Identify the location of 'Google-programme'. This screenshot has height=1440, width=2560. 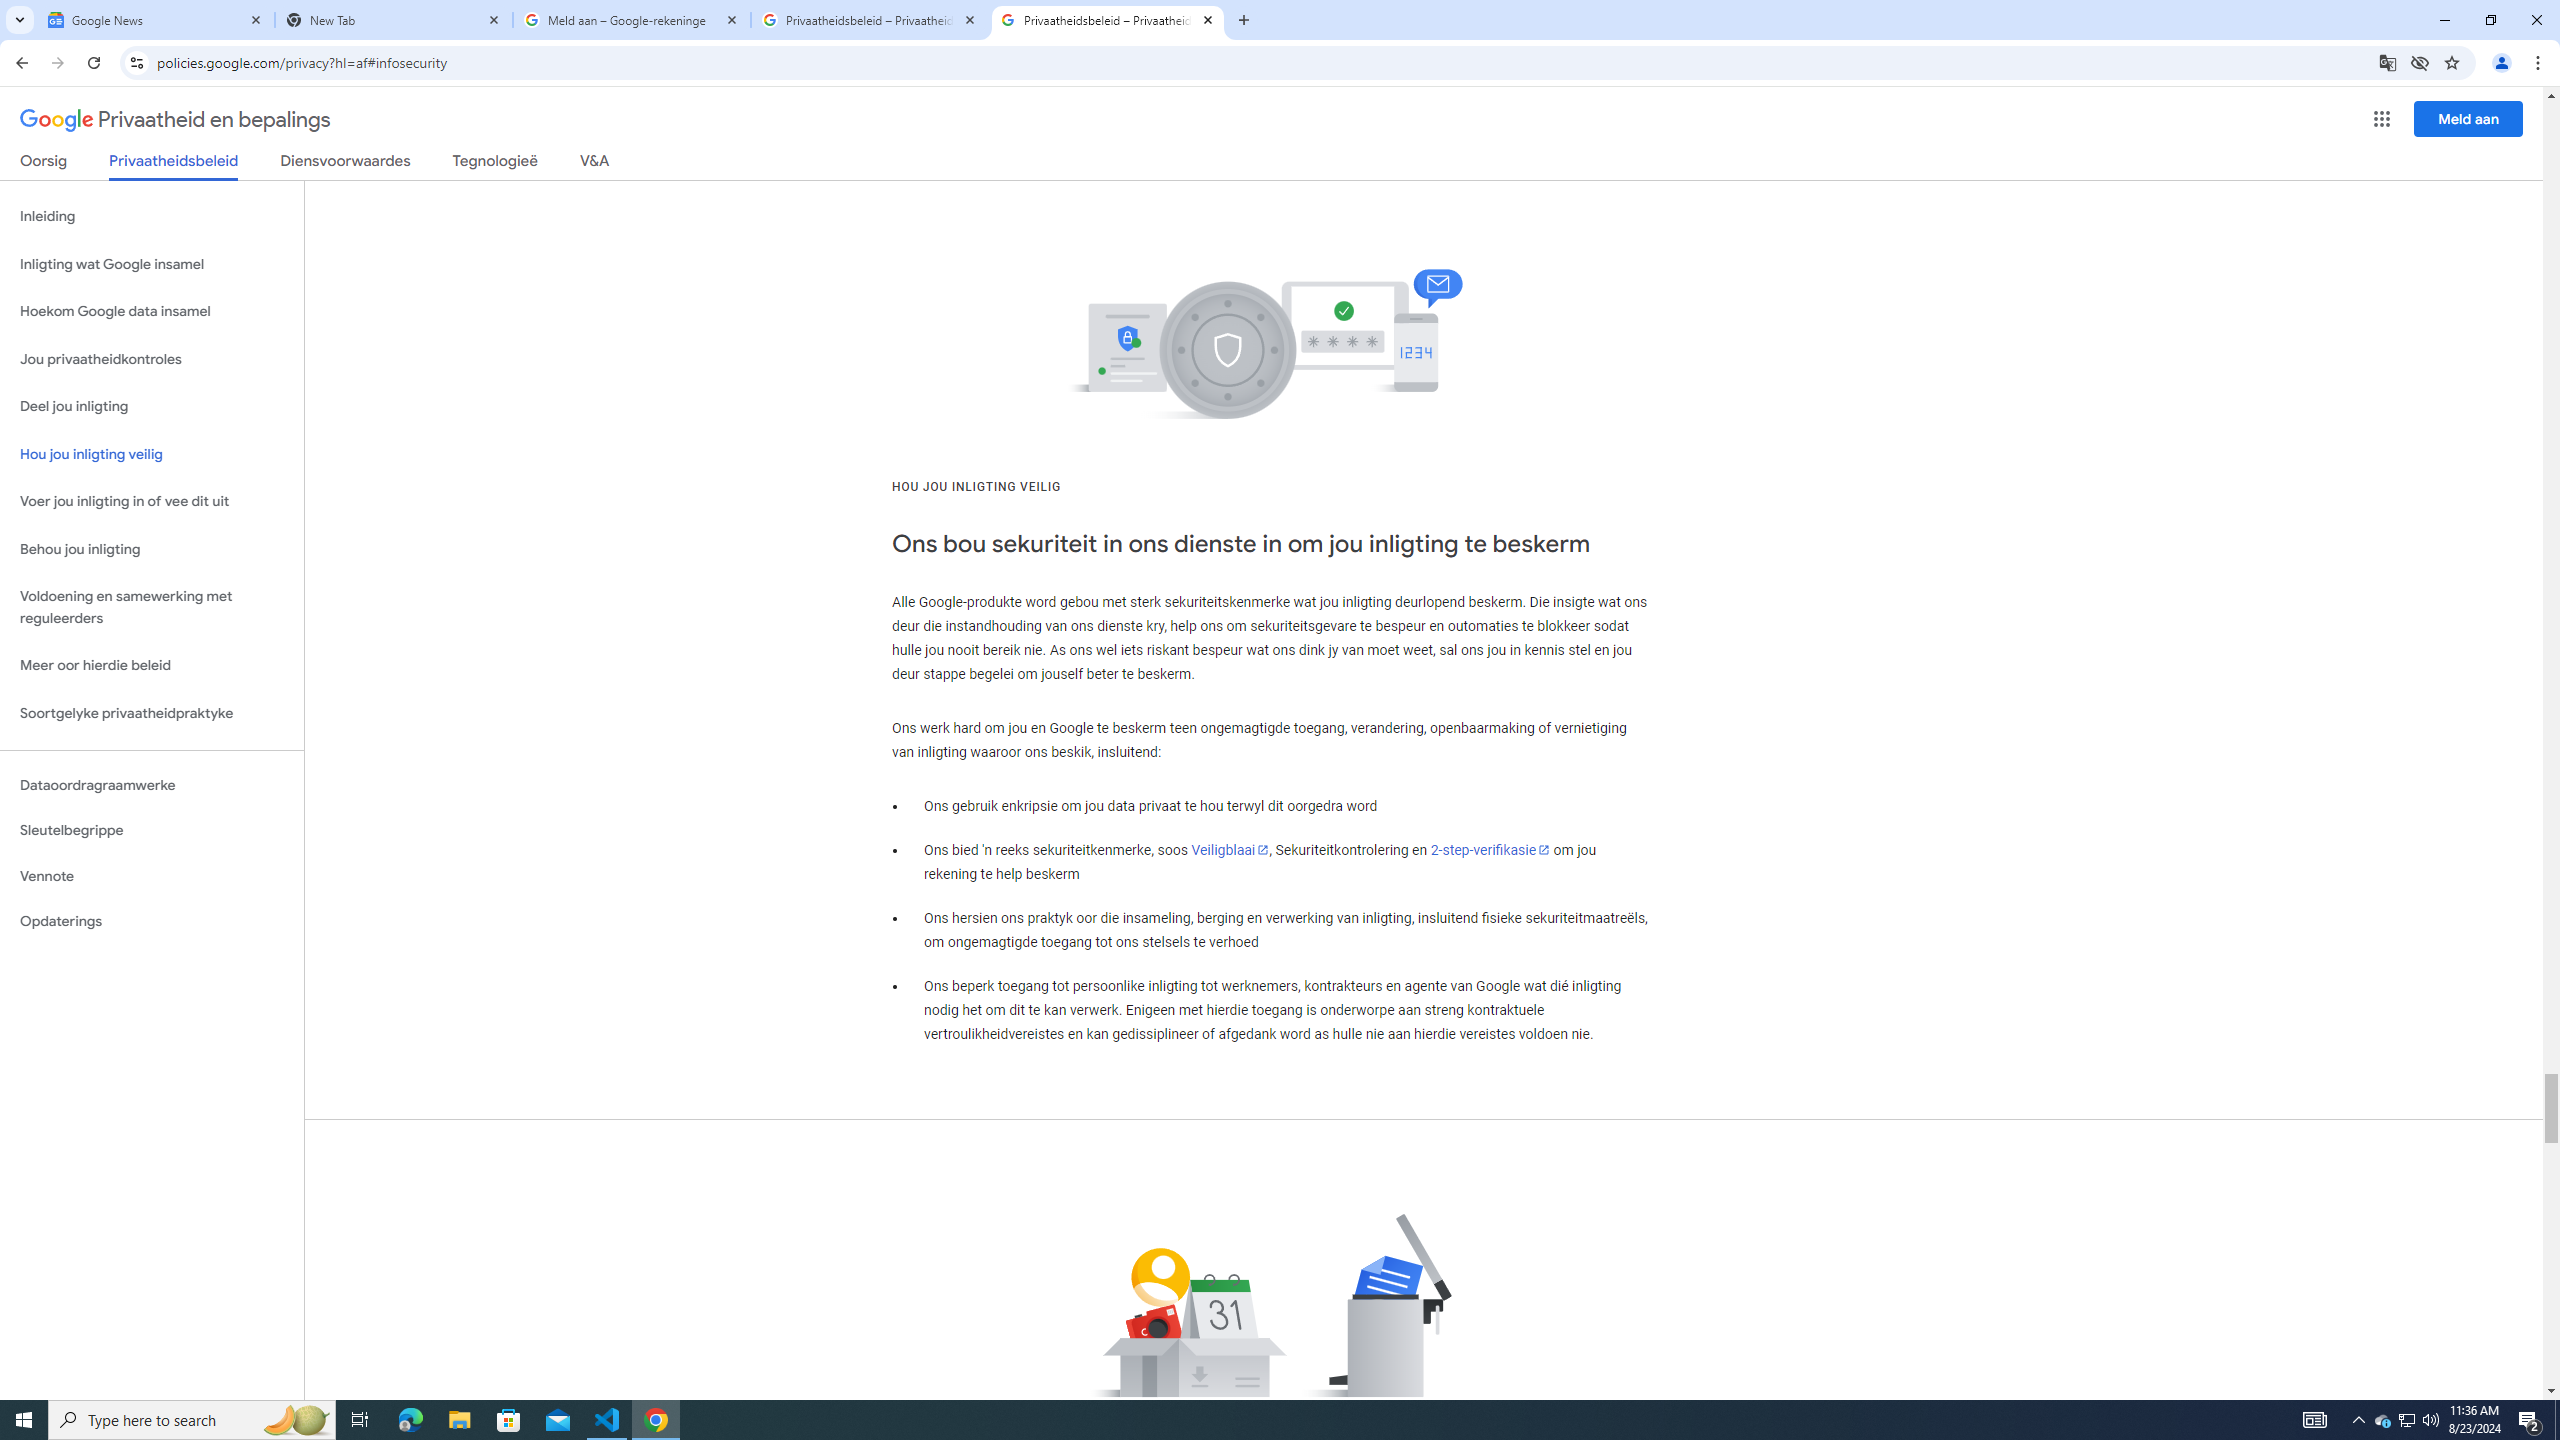
(2382, 118).